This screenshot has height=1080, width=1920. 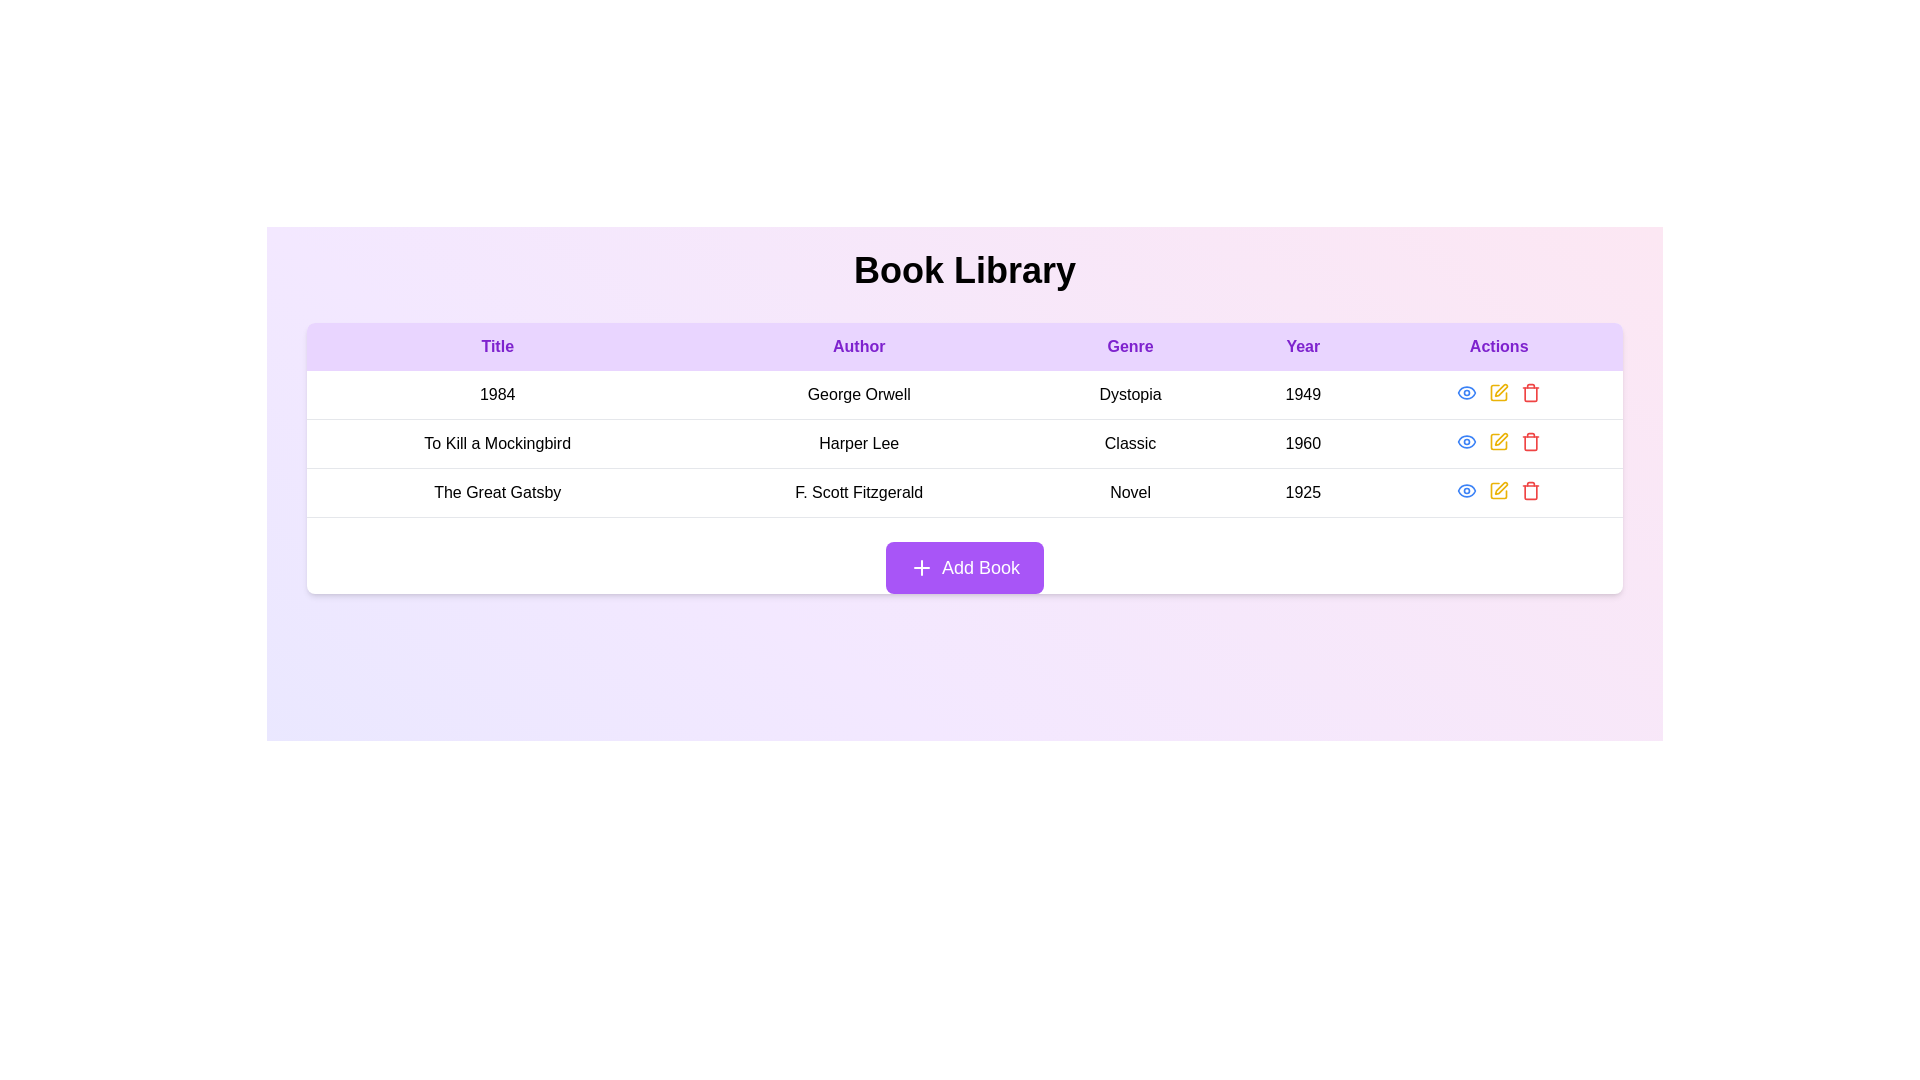 What do you see at coordinates (497, 442) in the screenshot?
I see `the Text label that displays the title of a book in the second row of the table under the 'Title' column` at bounding box center [497, 442].